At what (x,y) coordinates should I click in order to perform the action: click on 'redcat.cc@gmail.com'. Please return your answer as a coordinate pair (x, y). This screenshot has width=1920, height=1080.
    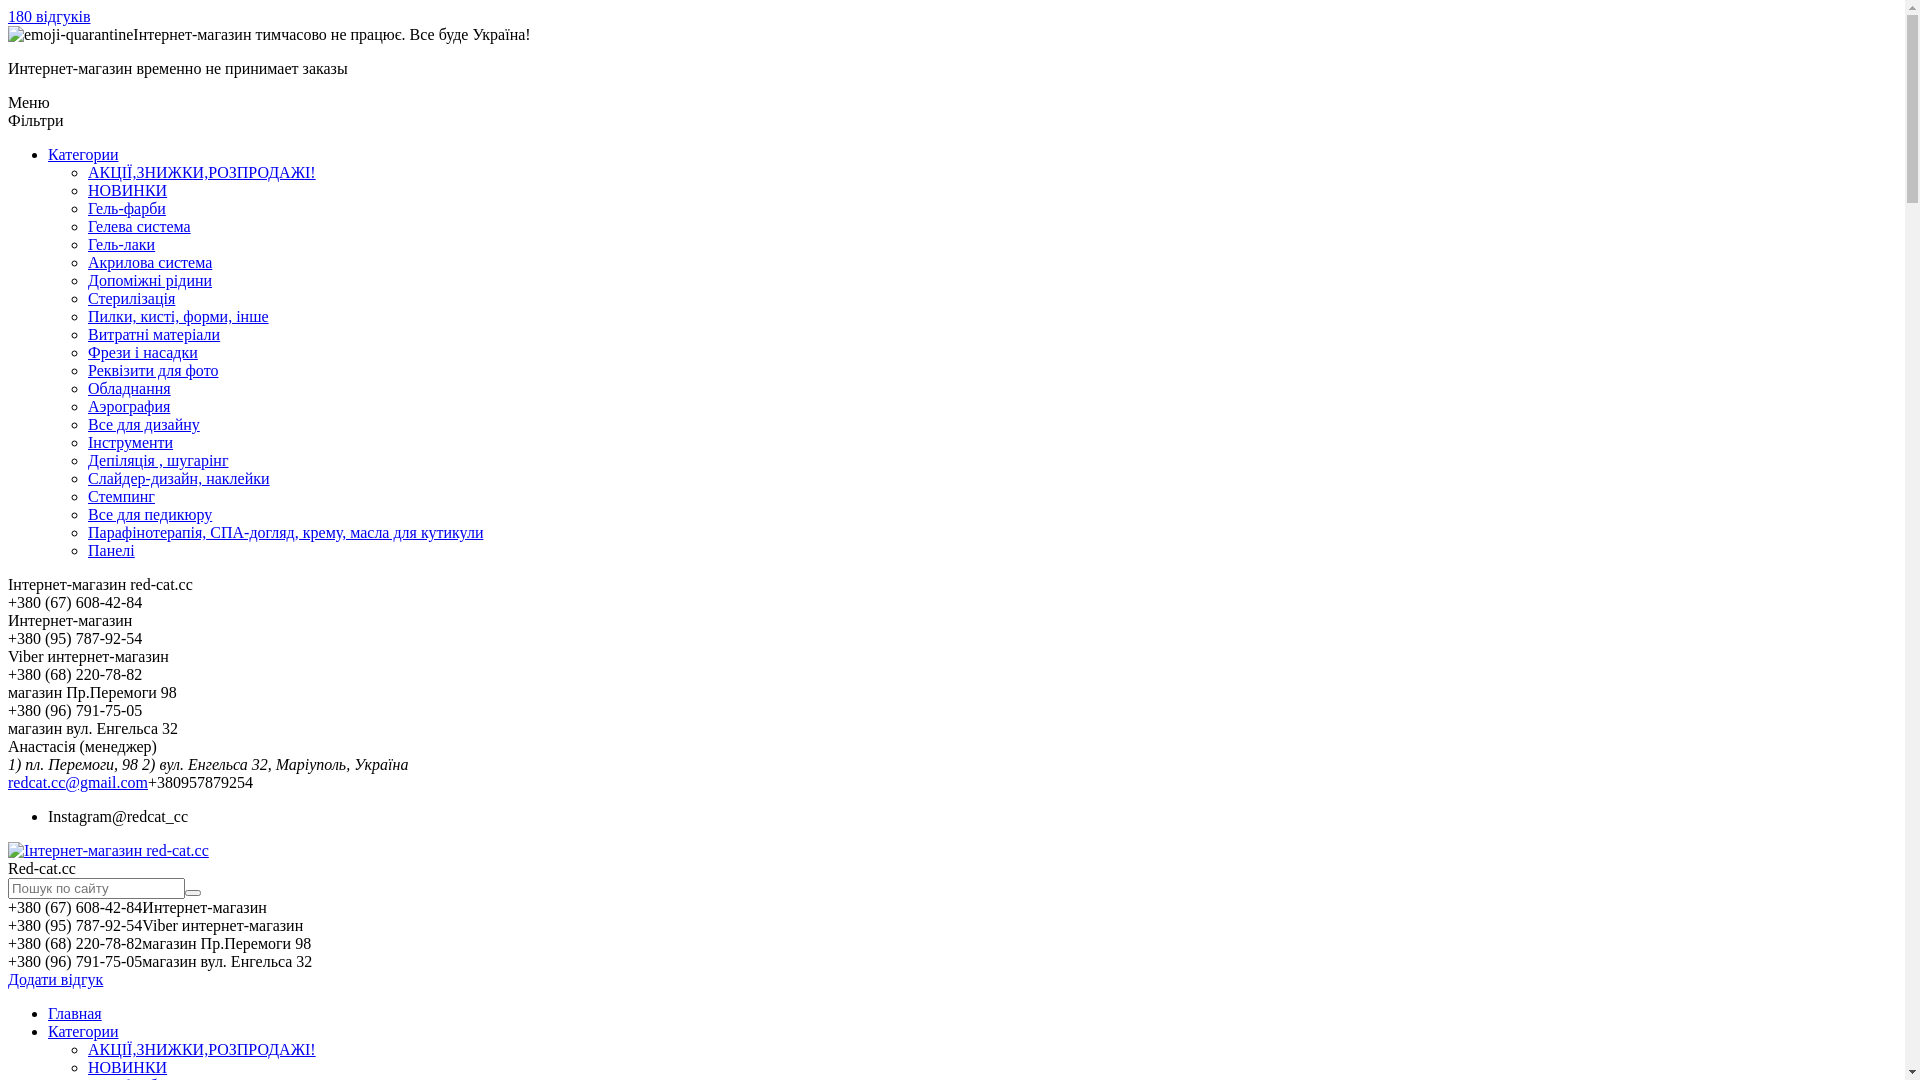
    Looking at the image, I should click on (77, 781).